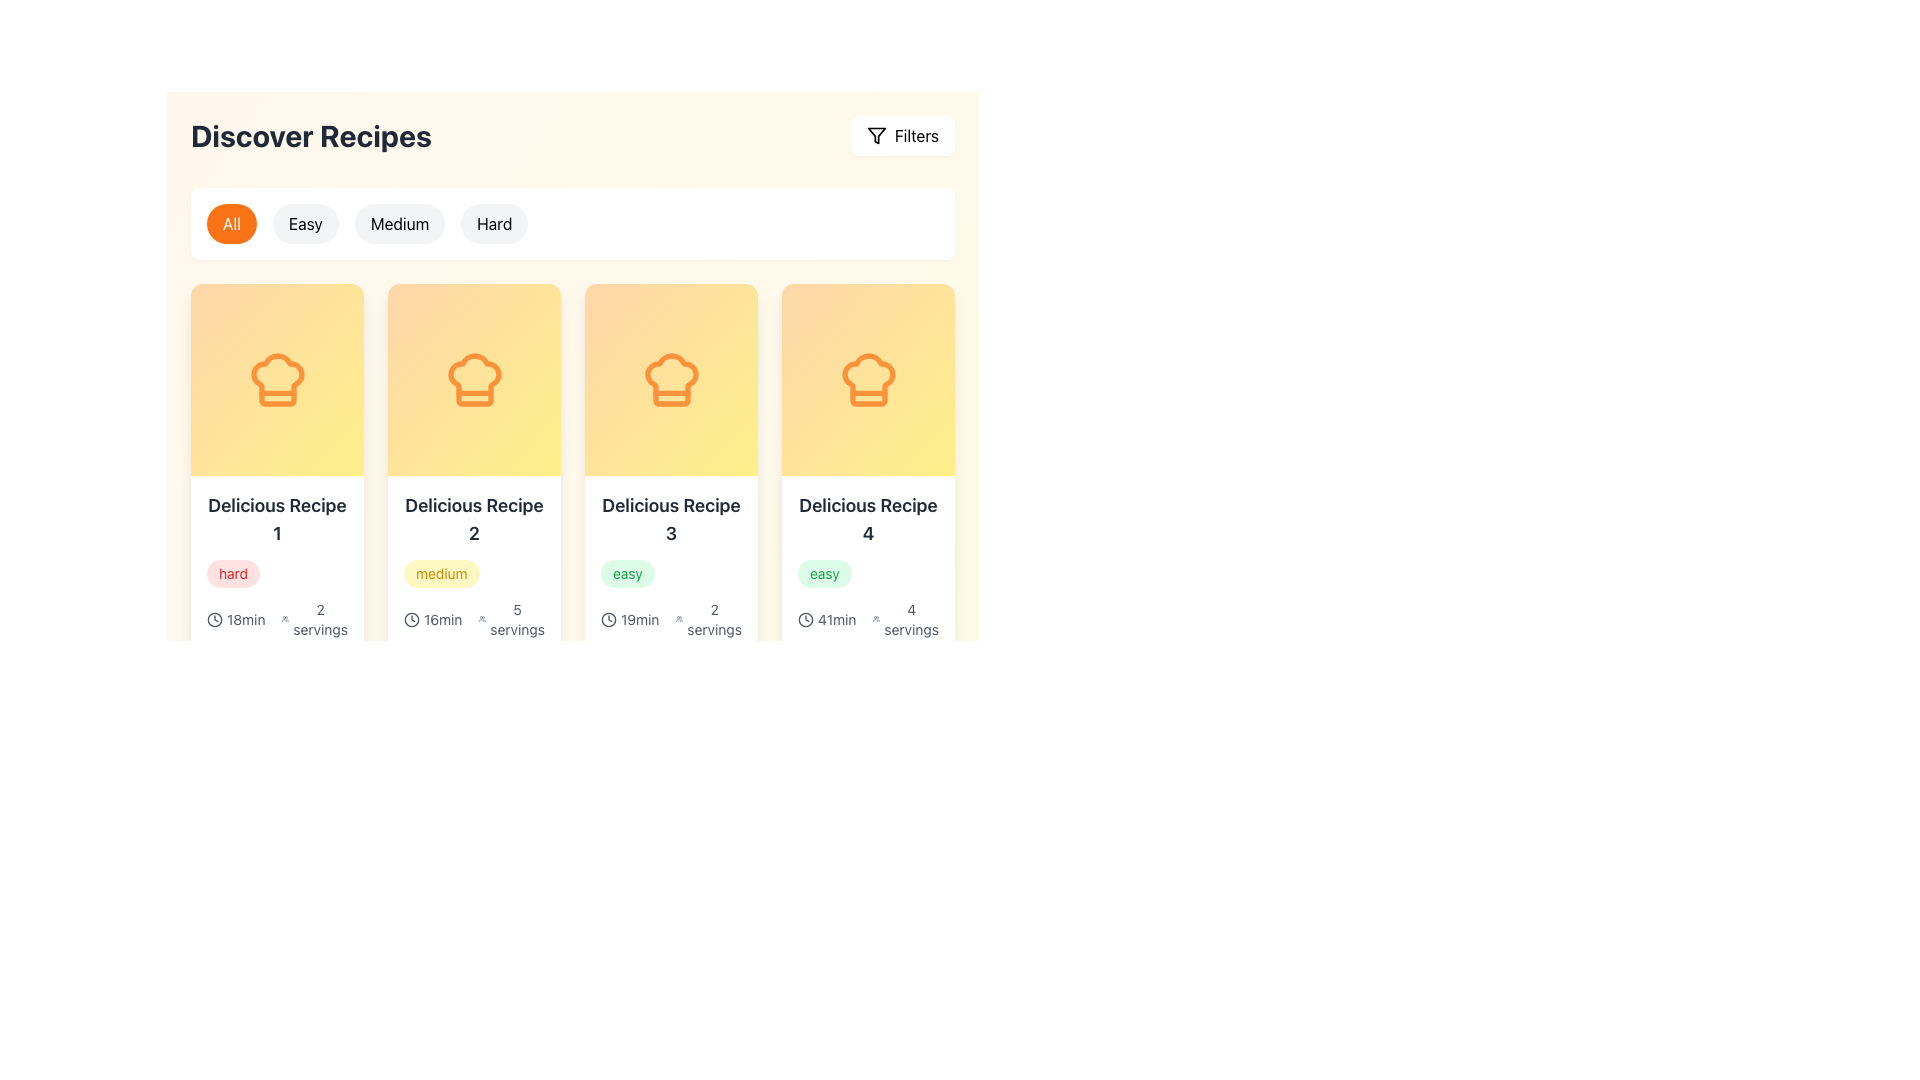 Image resolution: width=1920 pixels, height=1080 pixels. I want to click on clock icon component located at the bottom-left corner of the second recipe card in the displayed grid for additional details, so click(215, 619).